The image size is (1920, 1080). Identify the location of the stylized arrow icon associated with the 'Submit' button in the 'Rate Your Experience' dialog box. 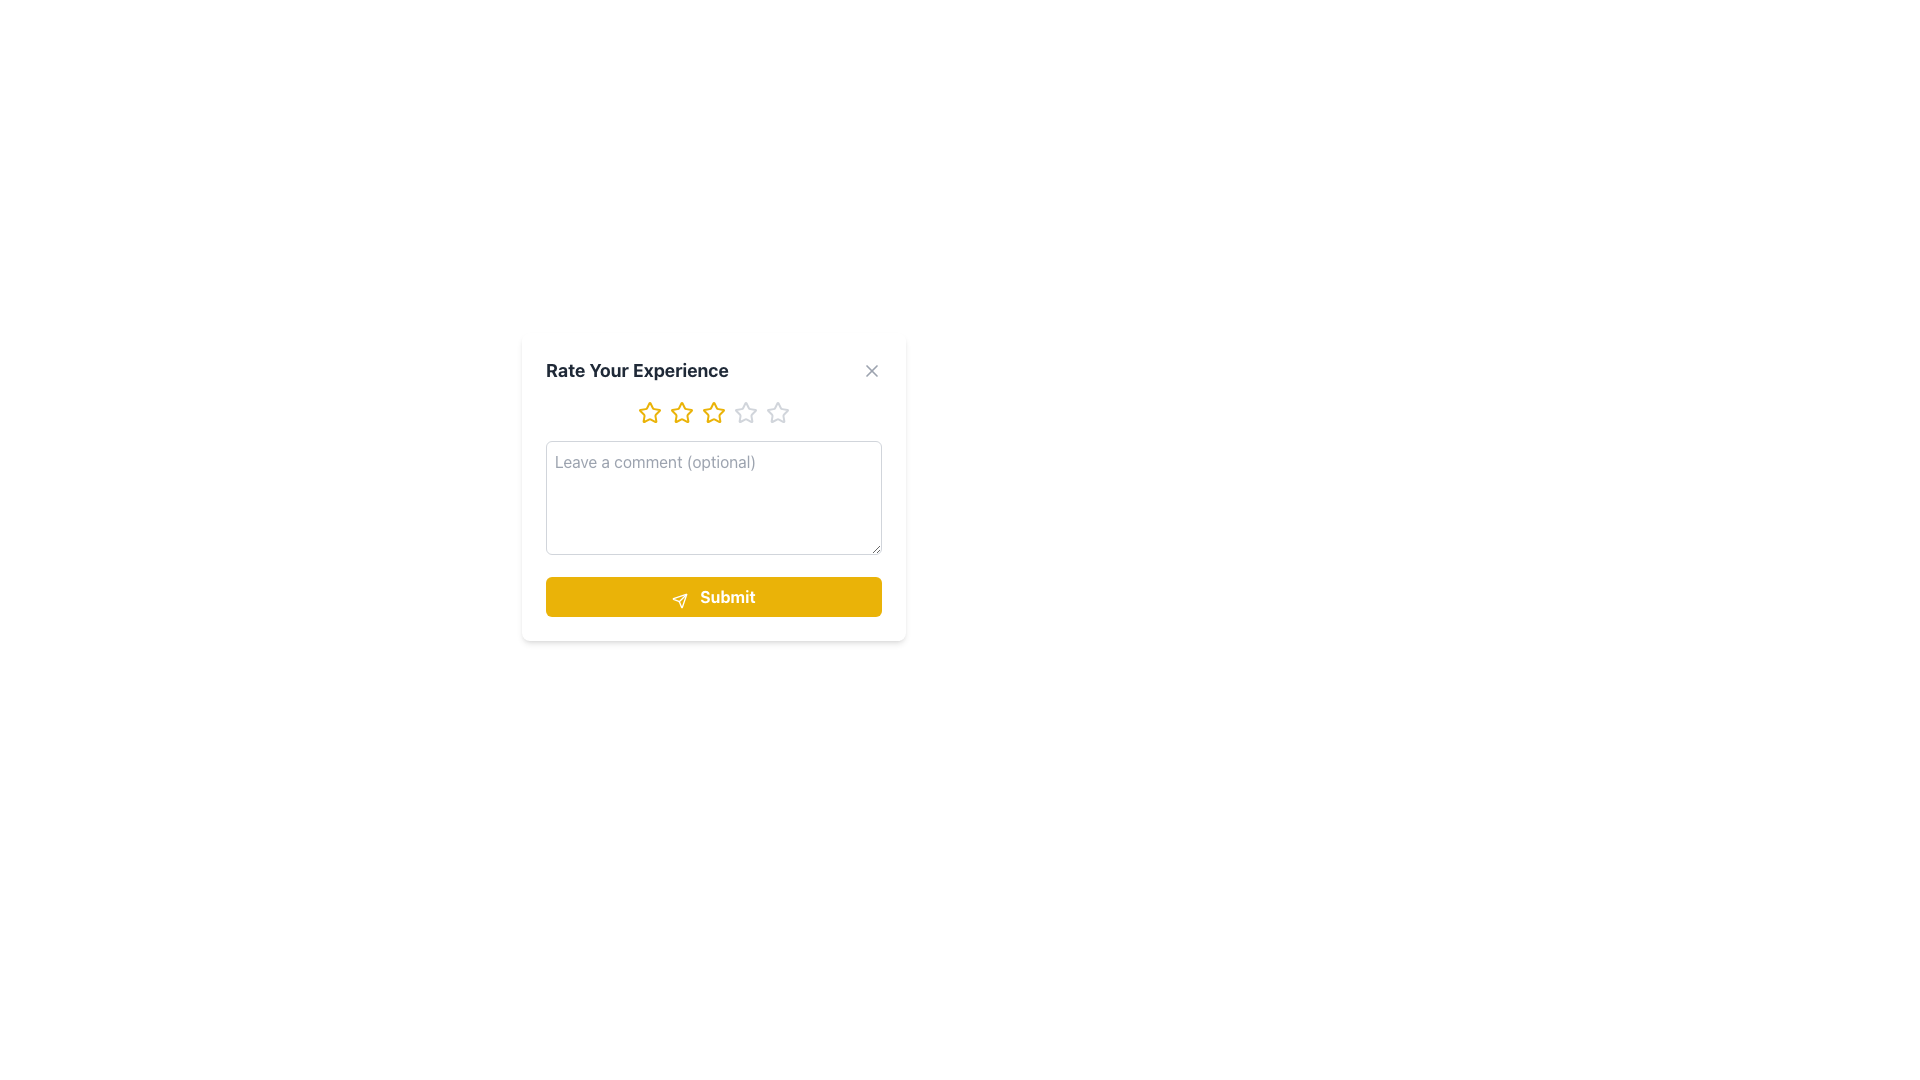
(680, 600).